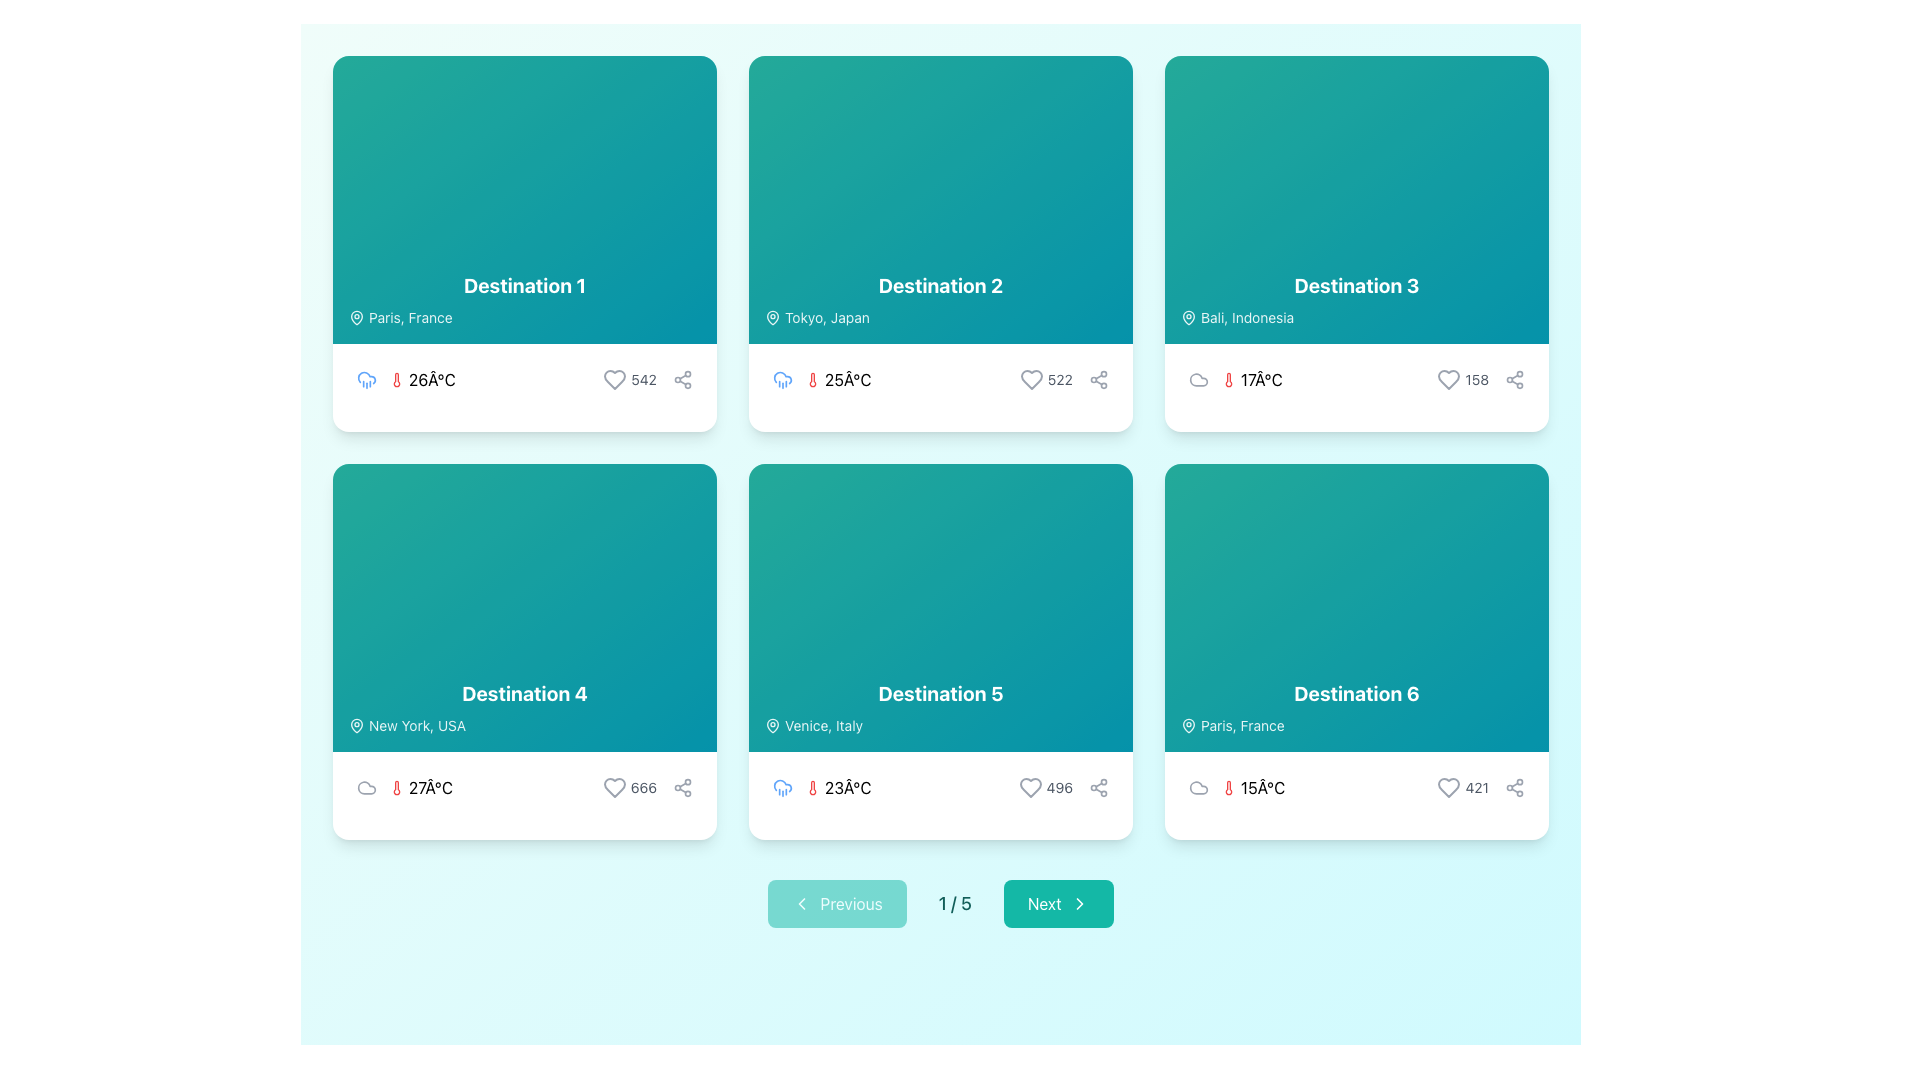 The image size is (1920, 1080). What do you see at coordinates (1449, 786) in the screenshot?
I see `the heart-shaped SVG graphic icon located at the bottom-right corner of the sixth card in the grid layout, which is adjacent to the share icon` at bounding box center [1449, 786].